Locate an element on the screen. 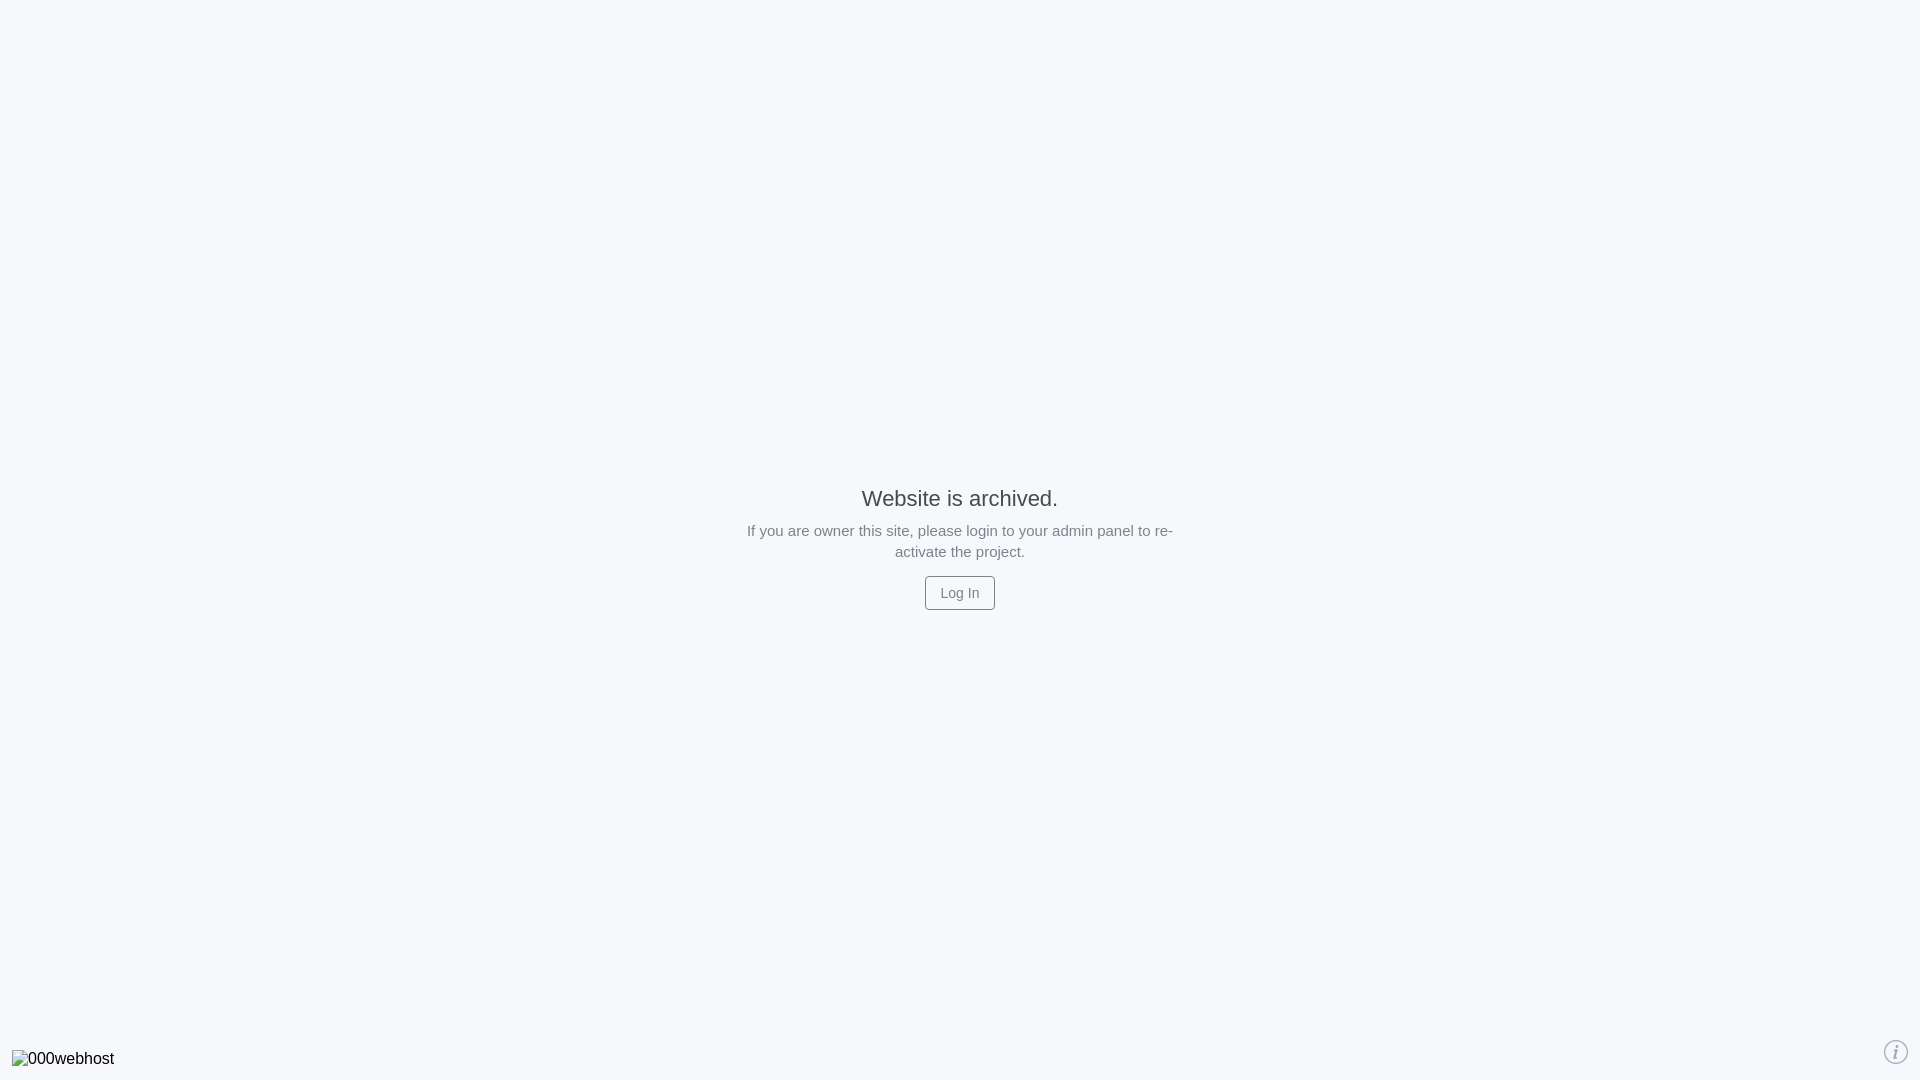 The height and width of the screenshot is (1080, 1920). 'Log In' is located at coordinates (960, 592).